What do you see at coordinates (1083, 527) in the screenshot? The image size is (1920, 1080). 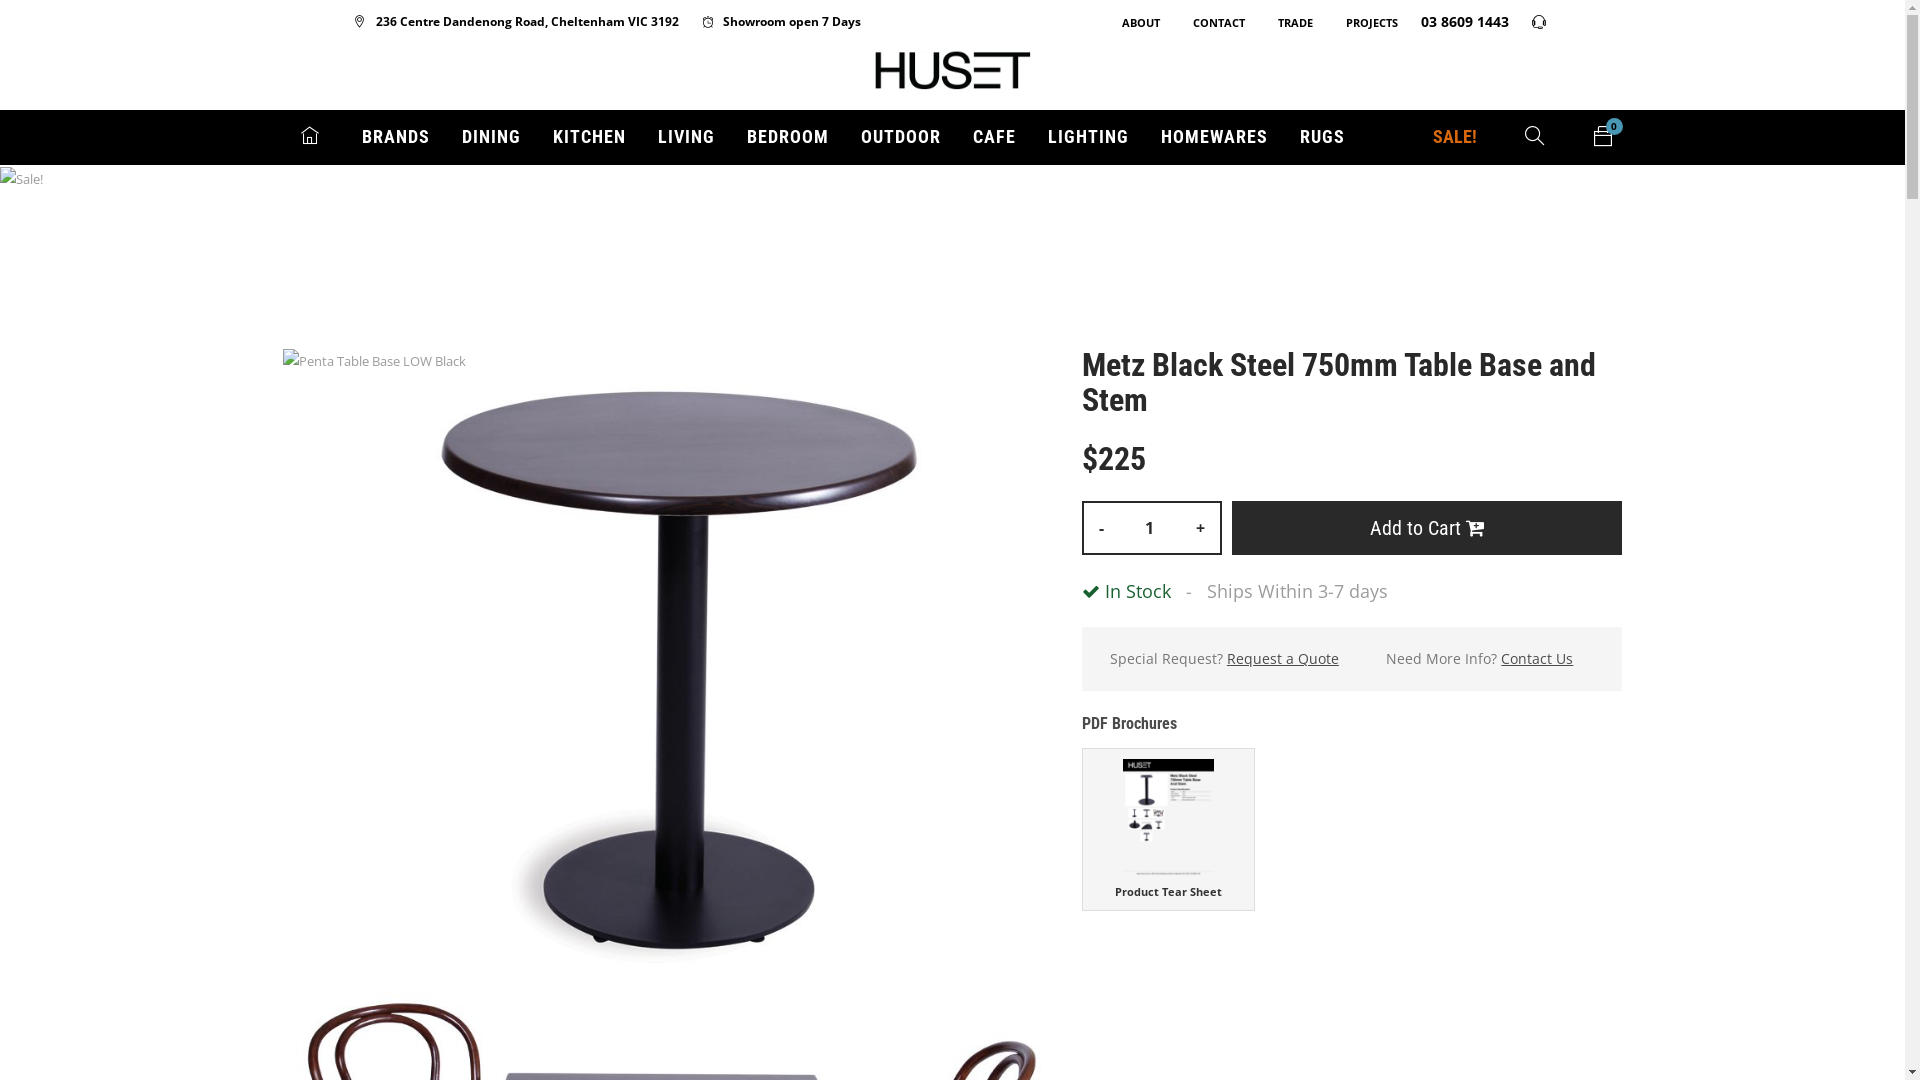 I see `'-'` at bounding box center [1083, 527].